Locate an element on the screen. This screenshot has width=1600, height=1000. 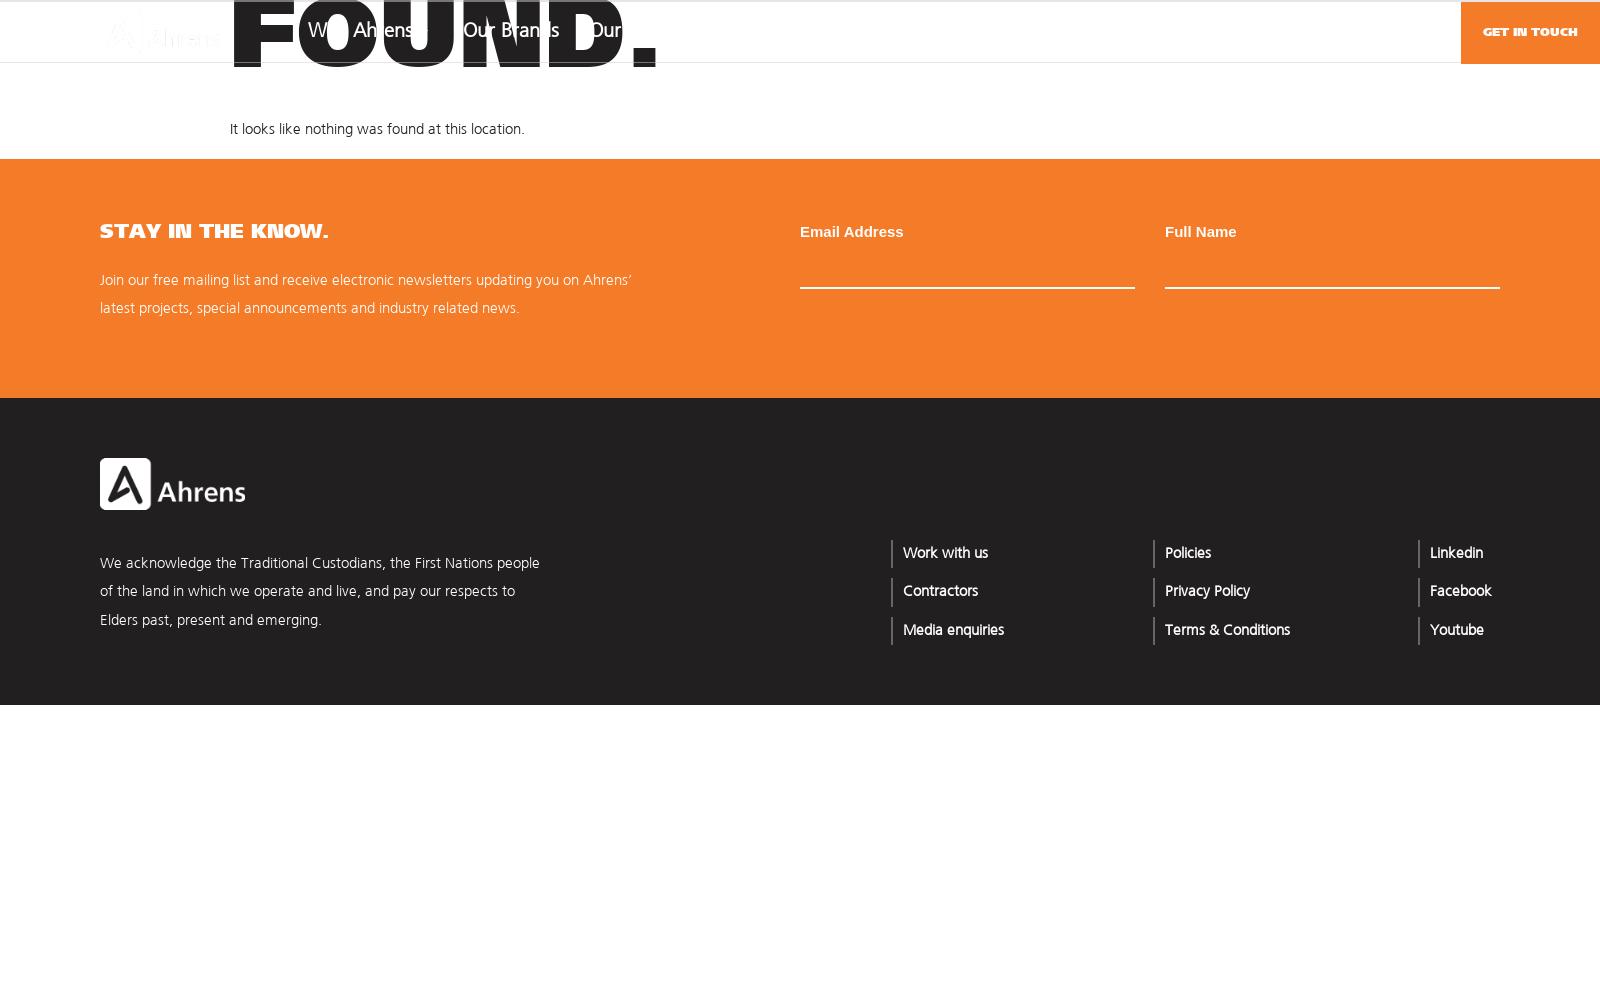
'Steel Fabrication' is located at coordinates (1226, 465).